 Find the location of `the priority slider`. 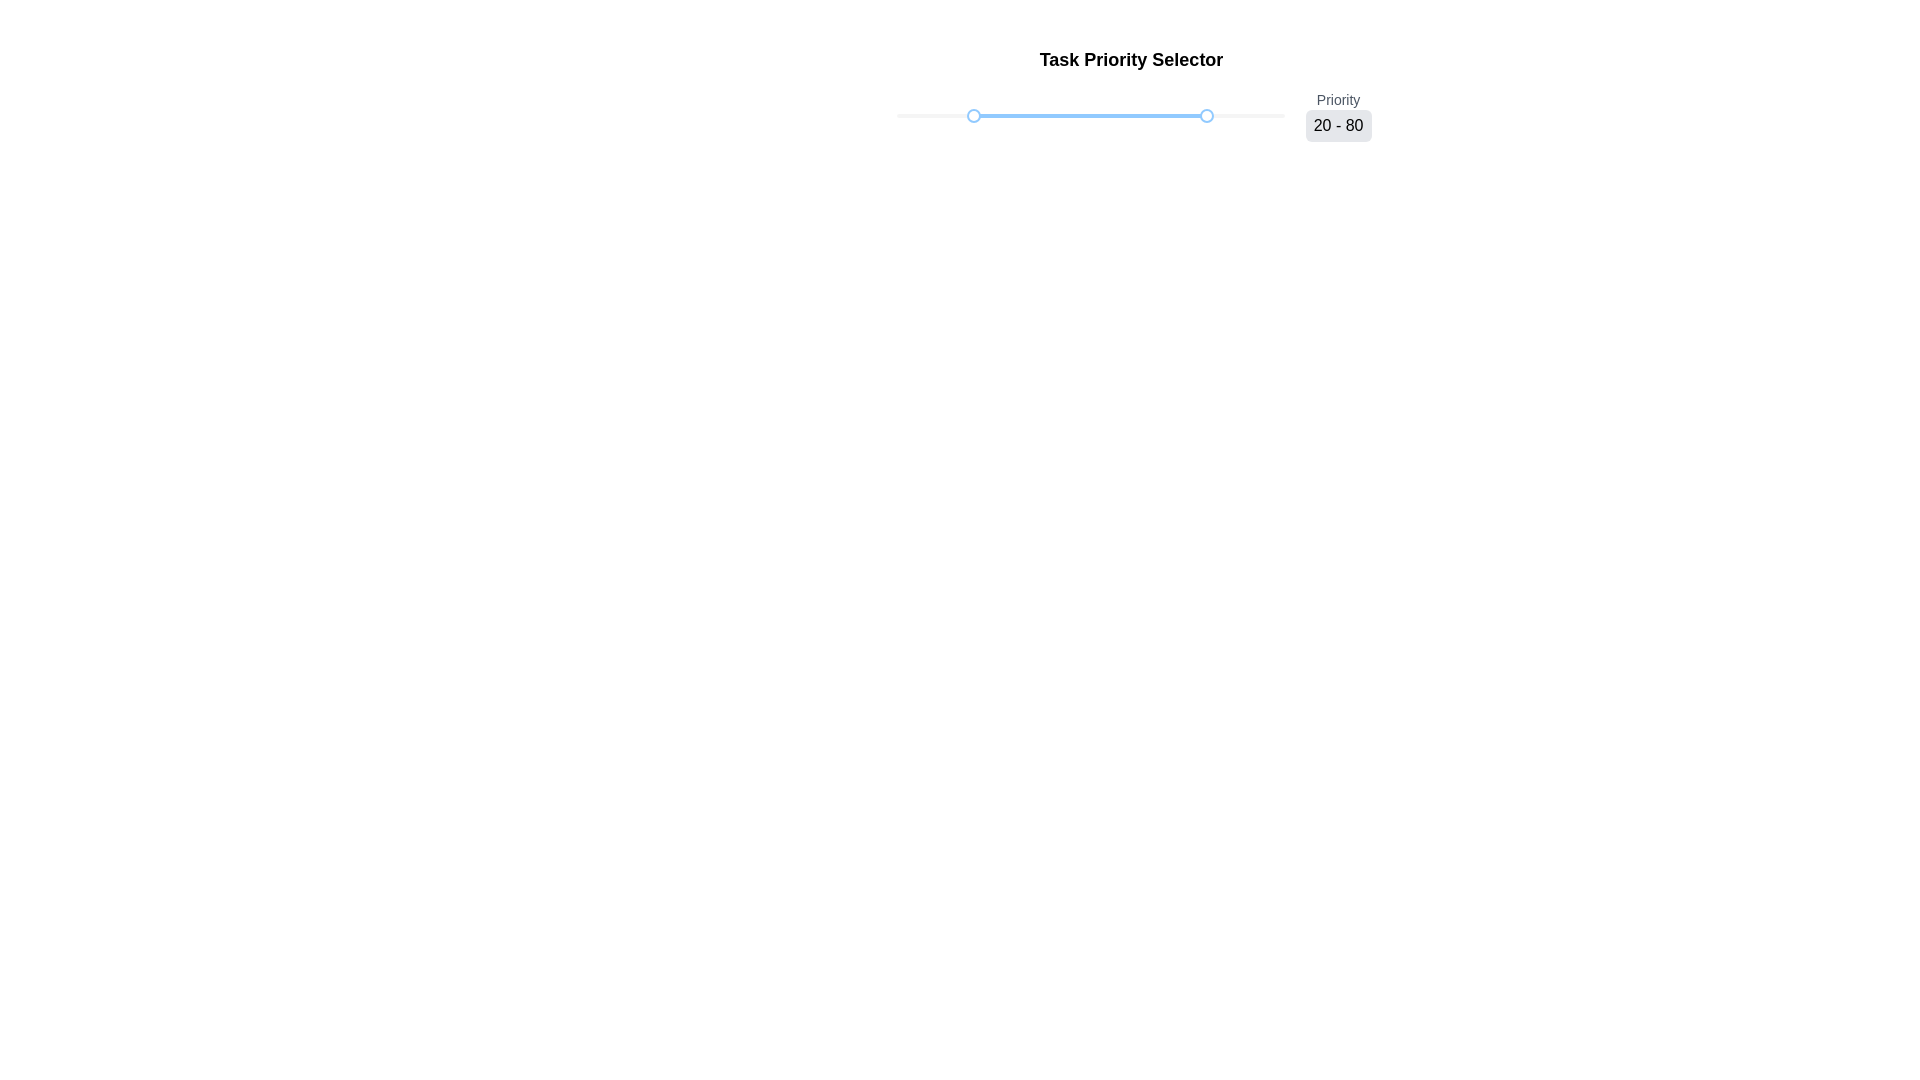

the priority slider is located at coordinates (1195, 115).